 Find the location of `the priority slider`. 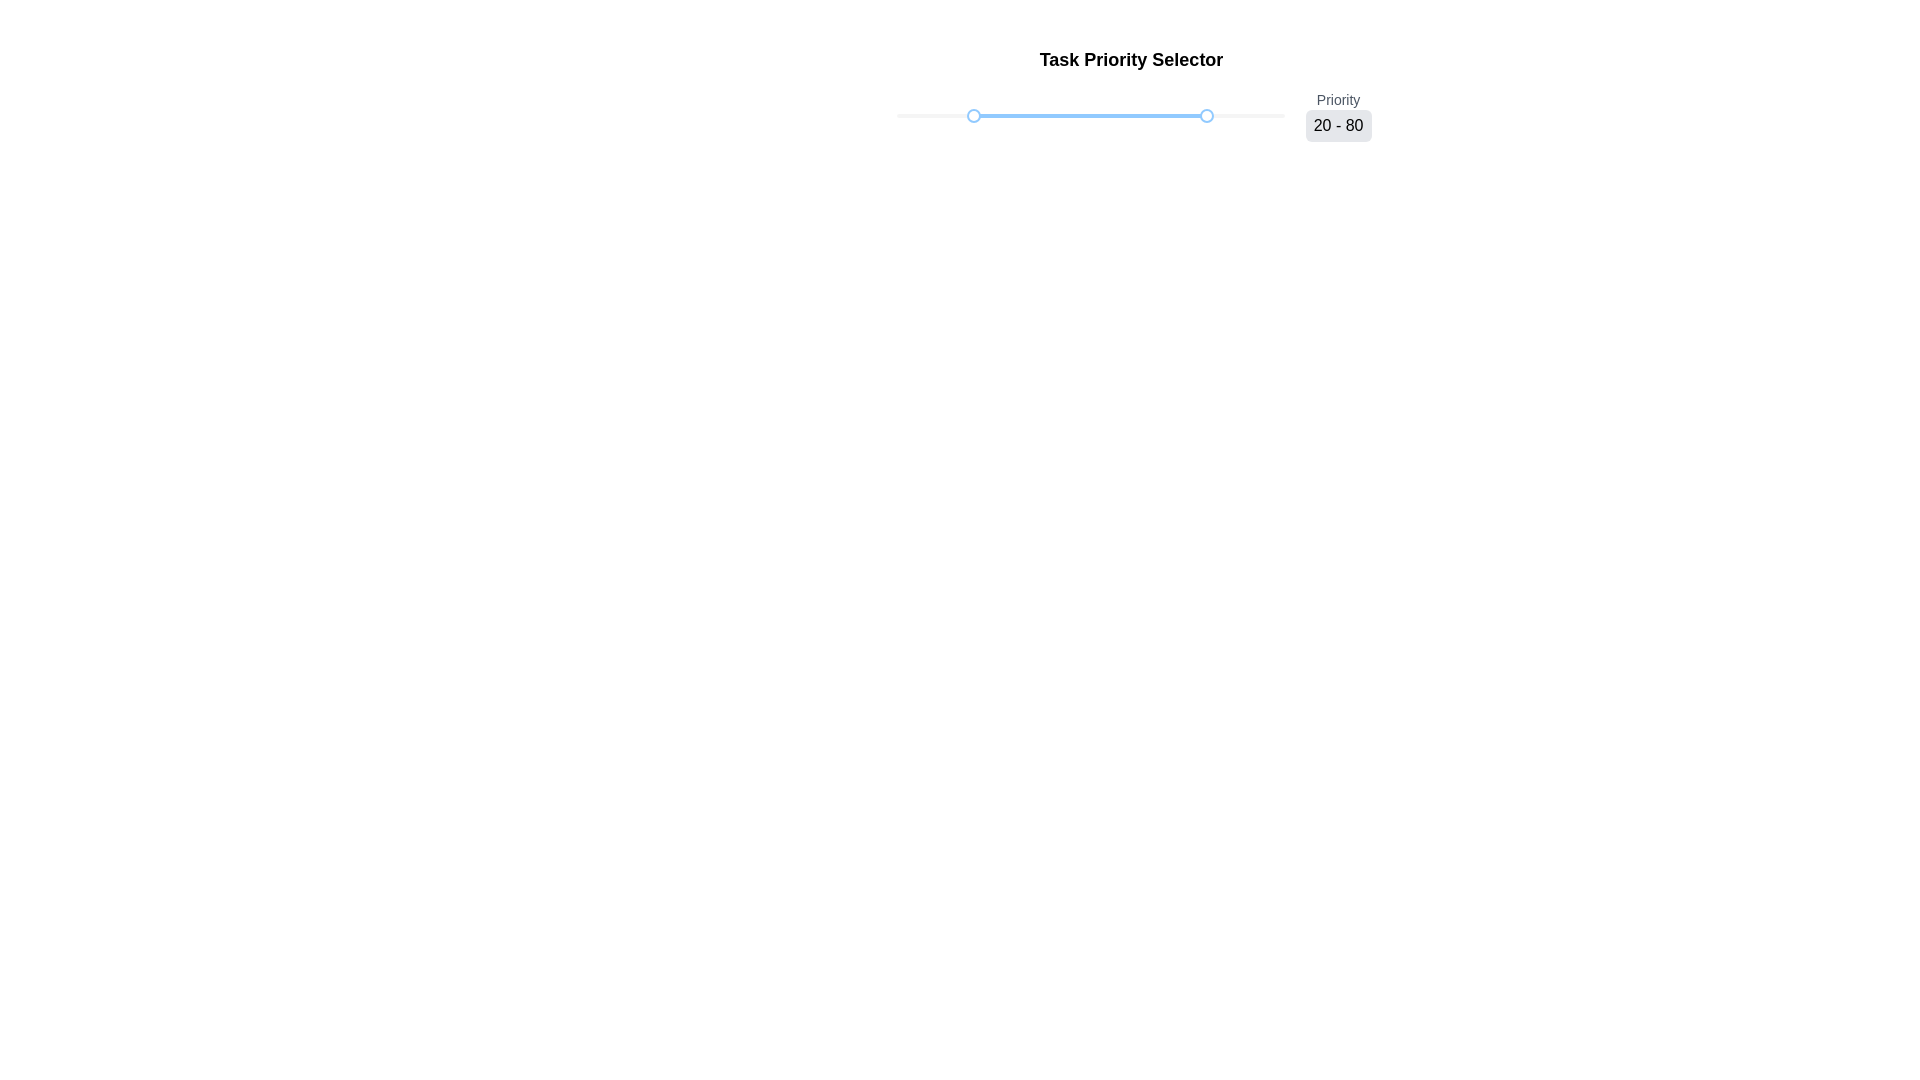

the priority slider is located at coordinates (1195, 115).